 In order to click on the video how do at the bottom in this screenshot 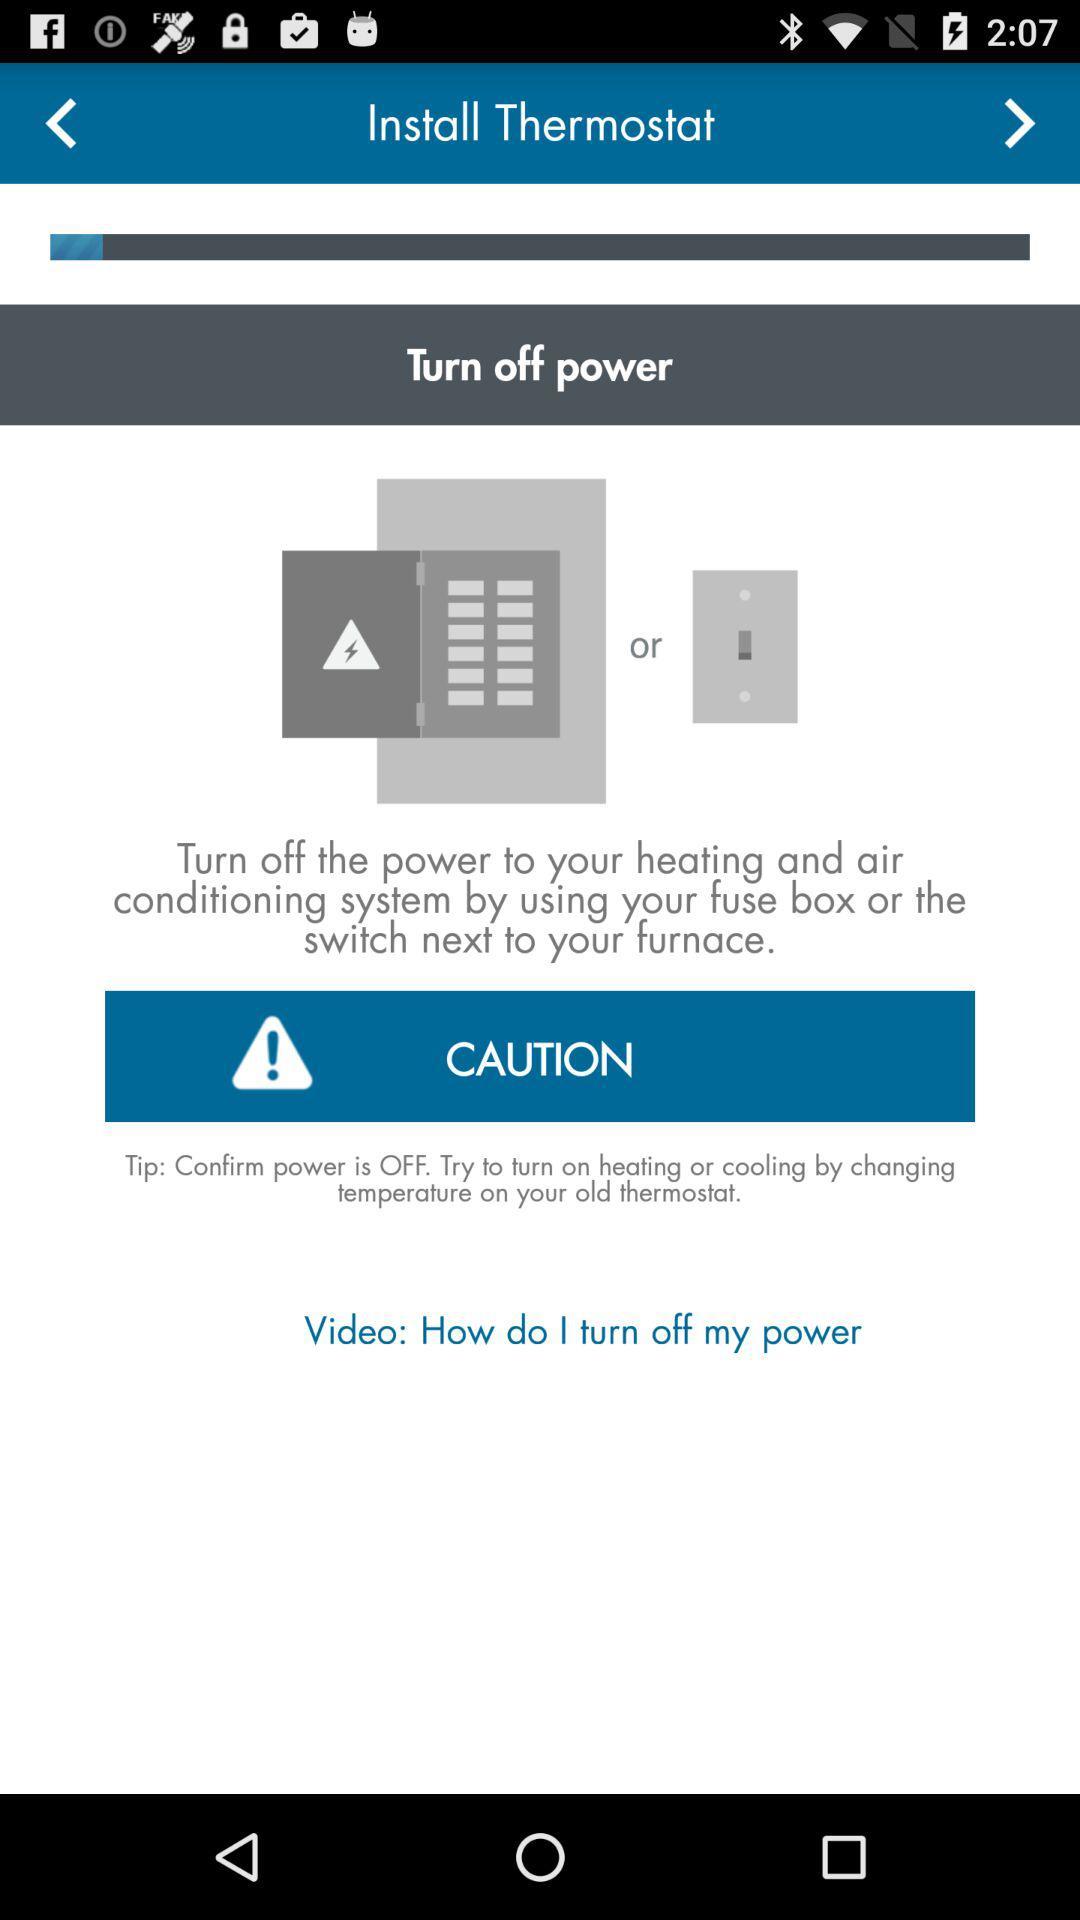, I will do `click(538, 1330)`.